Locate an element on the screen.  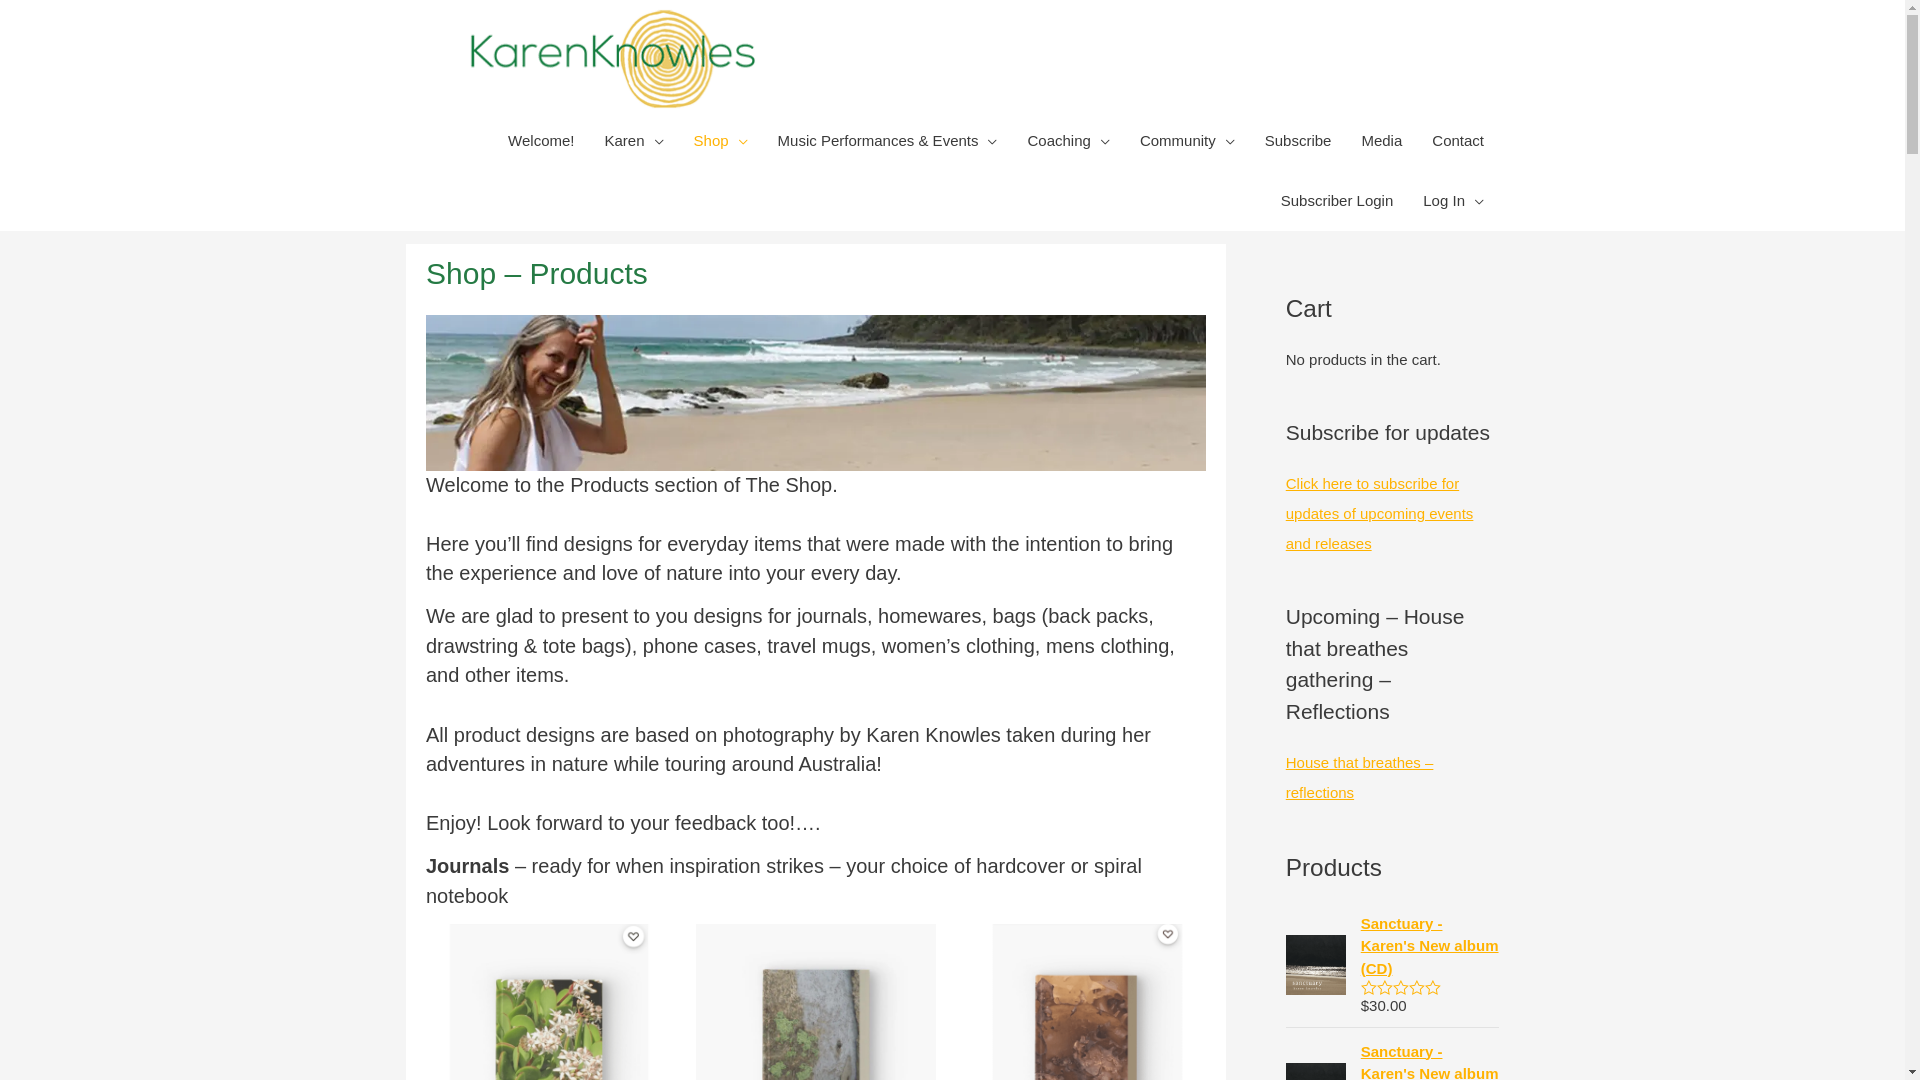
'Contact' is located at coordinates (1458, 140).